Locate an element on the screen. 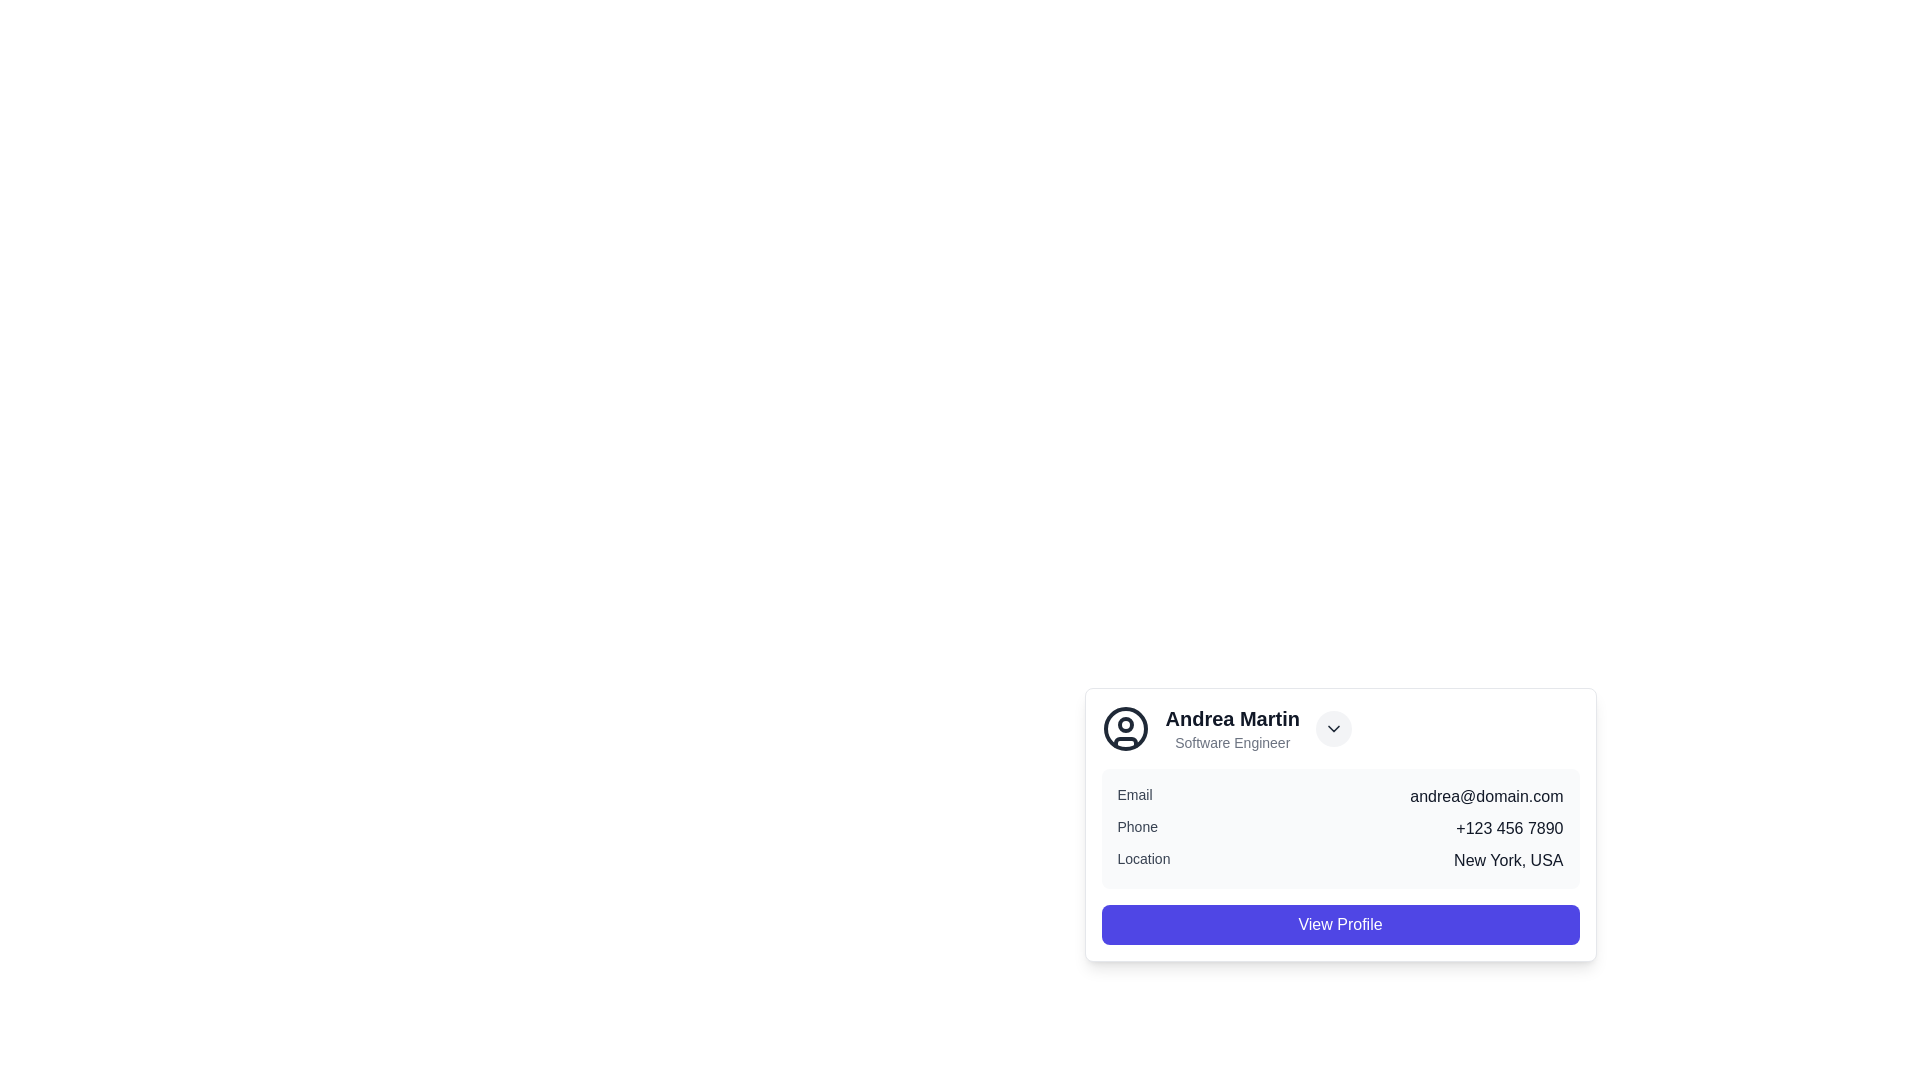  the static text displaying the user's email address located in the lower part of the user profile card, to the right of the 'Email' label is located at coordinates (1486, 796).